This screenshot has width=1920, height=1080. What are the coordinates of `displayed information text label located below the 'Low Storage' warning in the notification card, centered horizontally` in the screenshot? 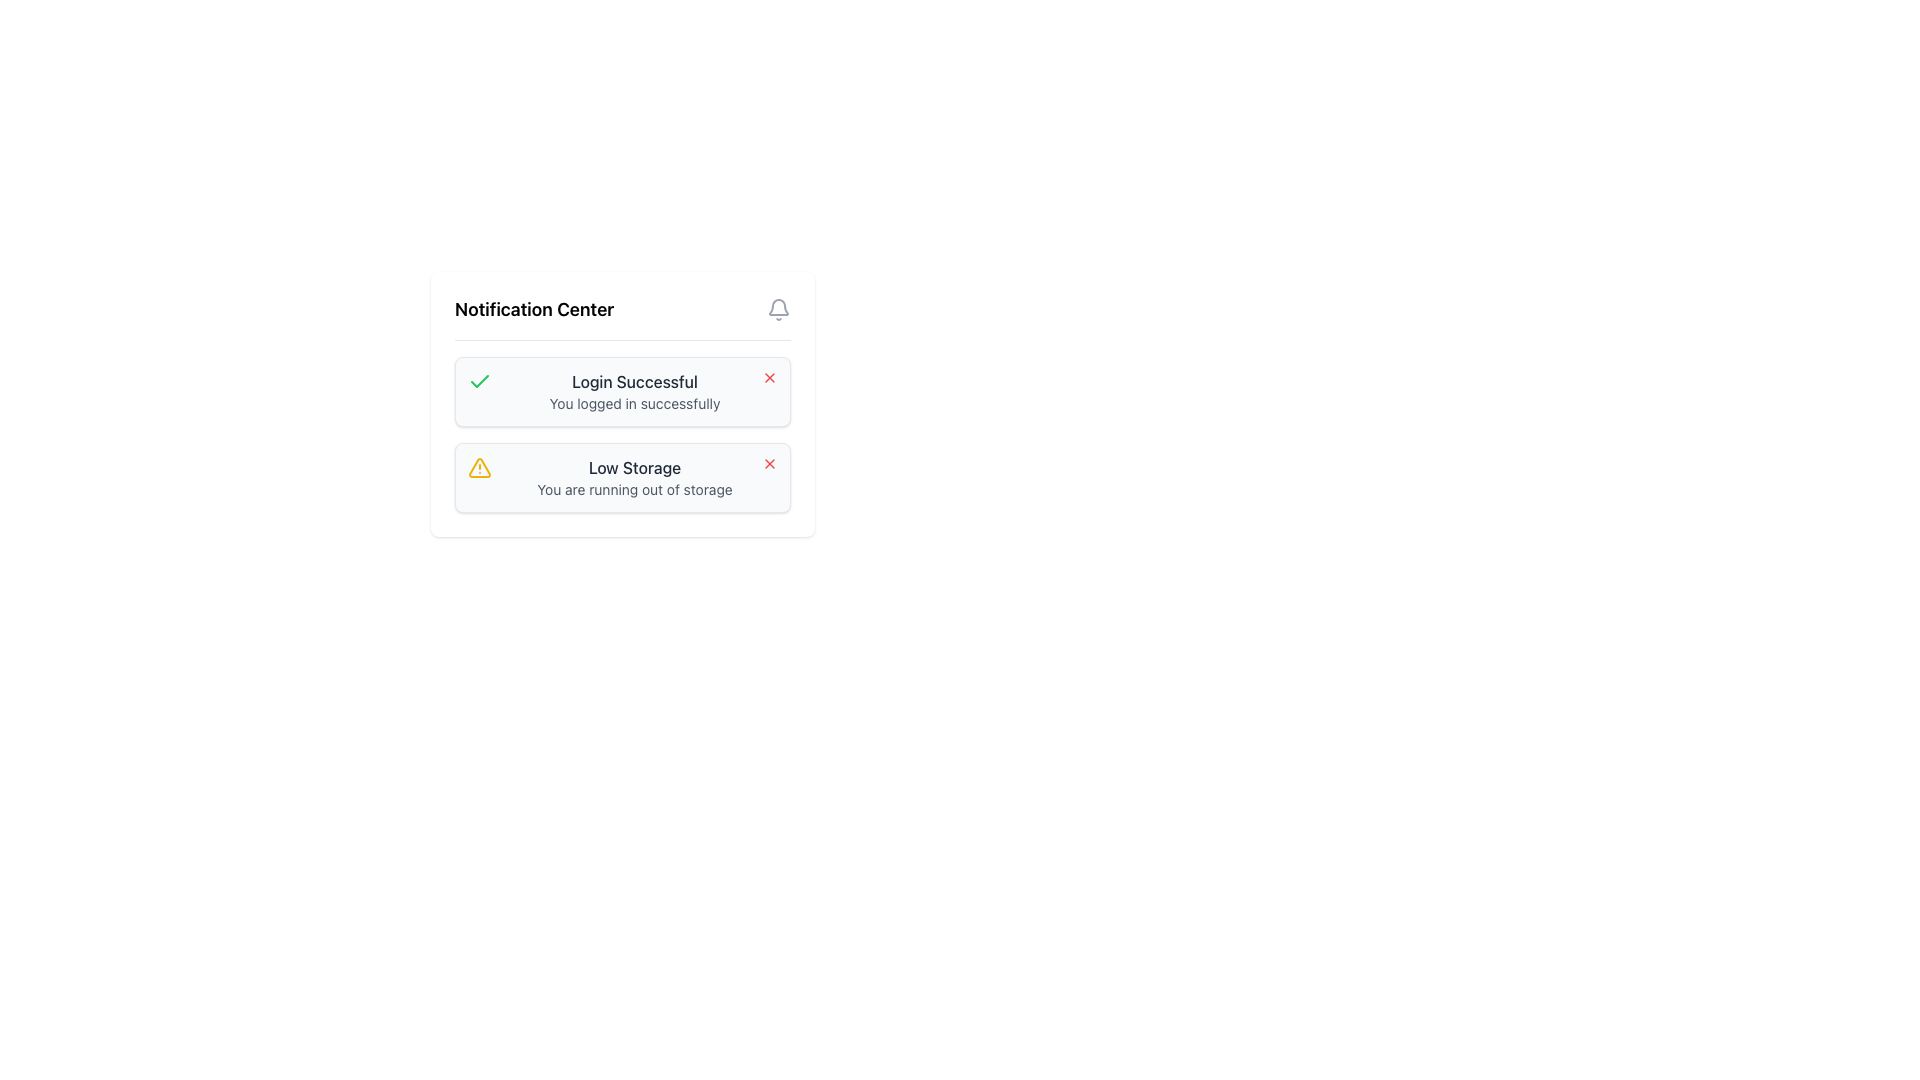 It's located at (633, 489).